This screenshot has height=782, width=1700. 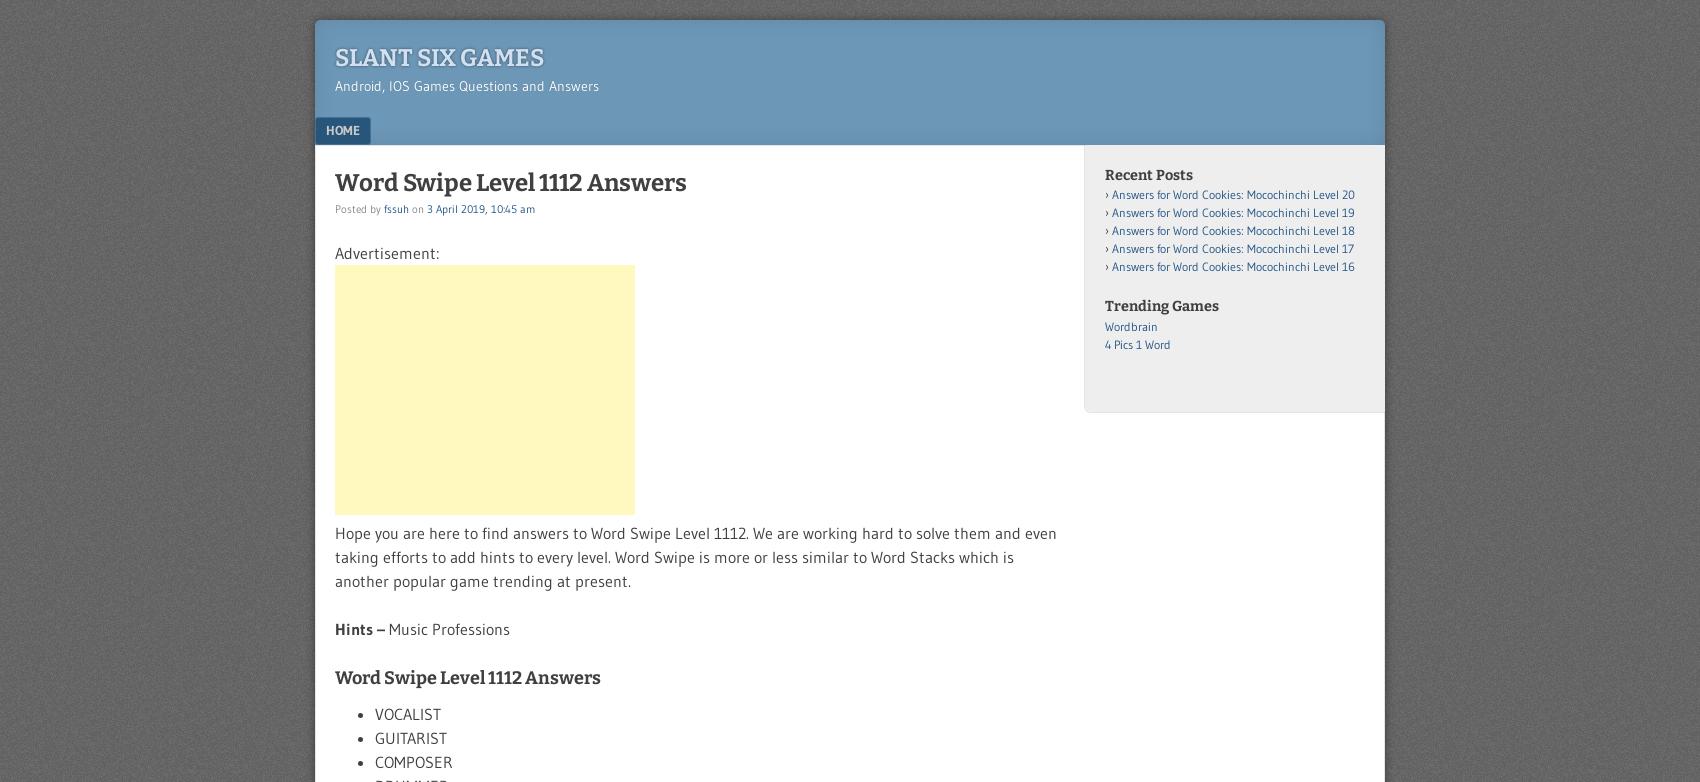 I want to click on 'Posted by', so click(x=334, y=207).